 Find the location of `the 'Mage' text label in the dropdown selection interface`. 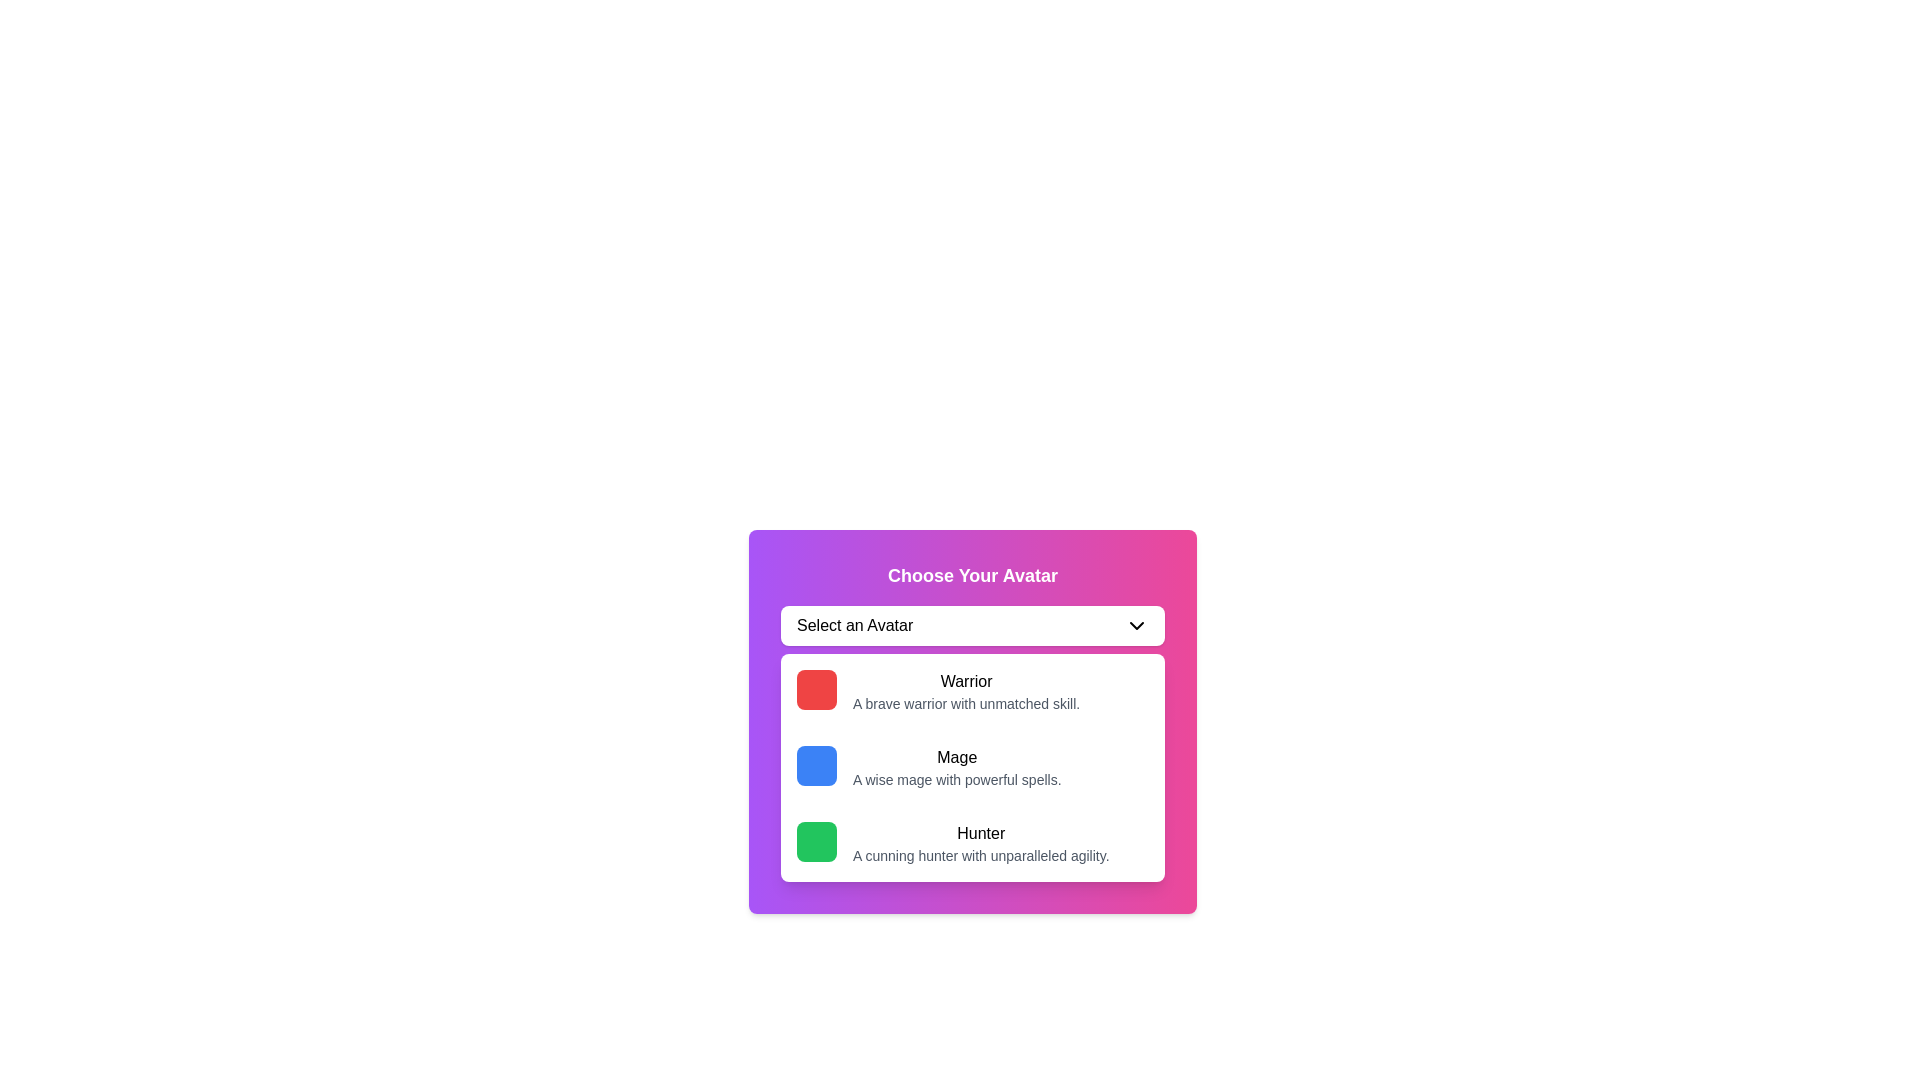

the 'Mage' text label in the dropdown selection interface is located at coordinates (956, 758).